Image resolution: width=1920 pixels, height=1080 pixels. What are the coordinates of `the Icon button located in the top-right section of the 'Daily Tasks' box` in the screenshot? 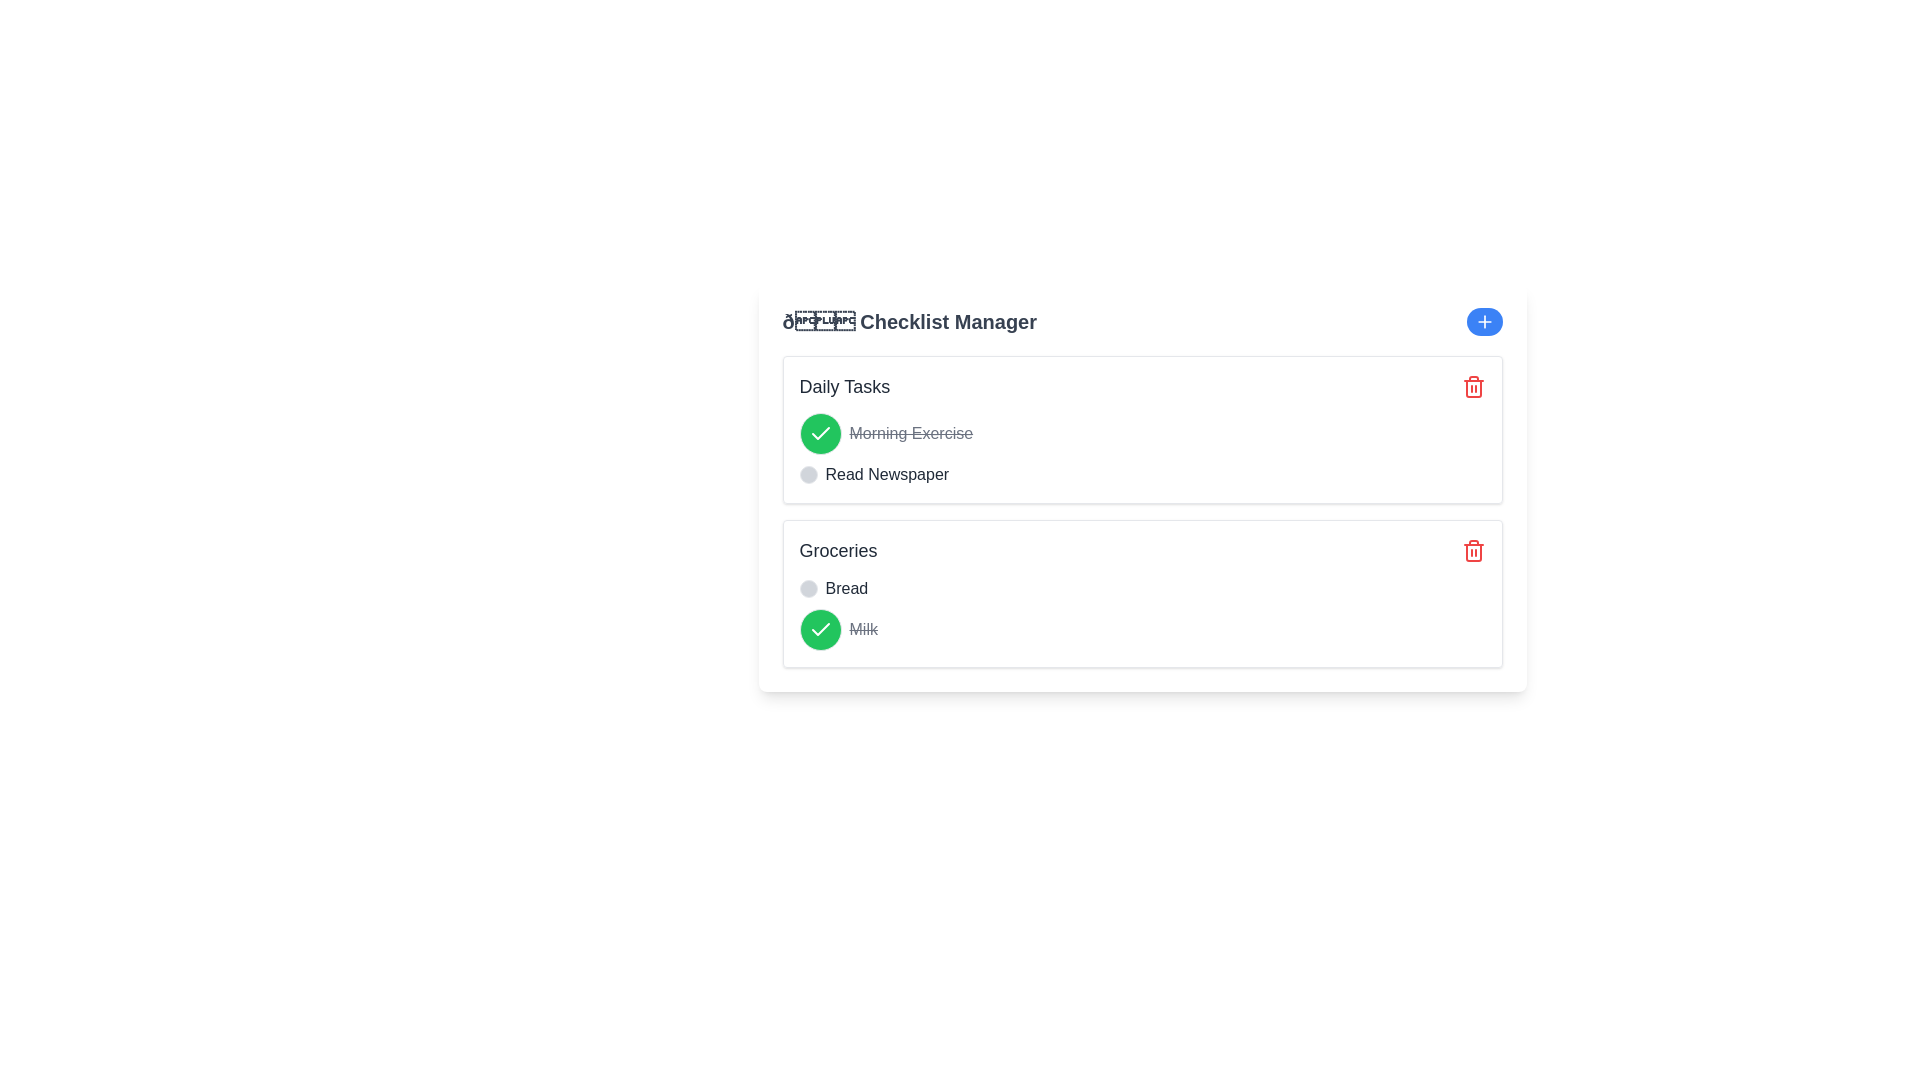 It's located at (1473, 386).